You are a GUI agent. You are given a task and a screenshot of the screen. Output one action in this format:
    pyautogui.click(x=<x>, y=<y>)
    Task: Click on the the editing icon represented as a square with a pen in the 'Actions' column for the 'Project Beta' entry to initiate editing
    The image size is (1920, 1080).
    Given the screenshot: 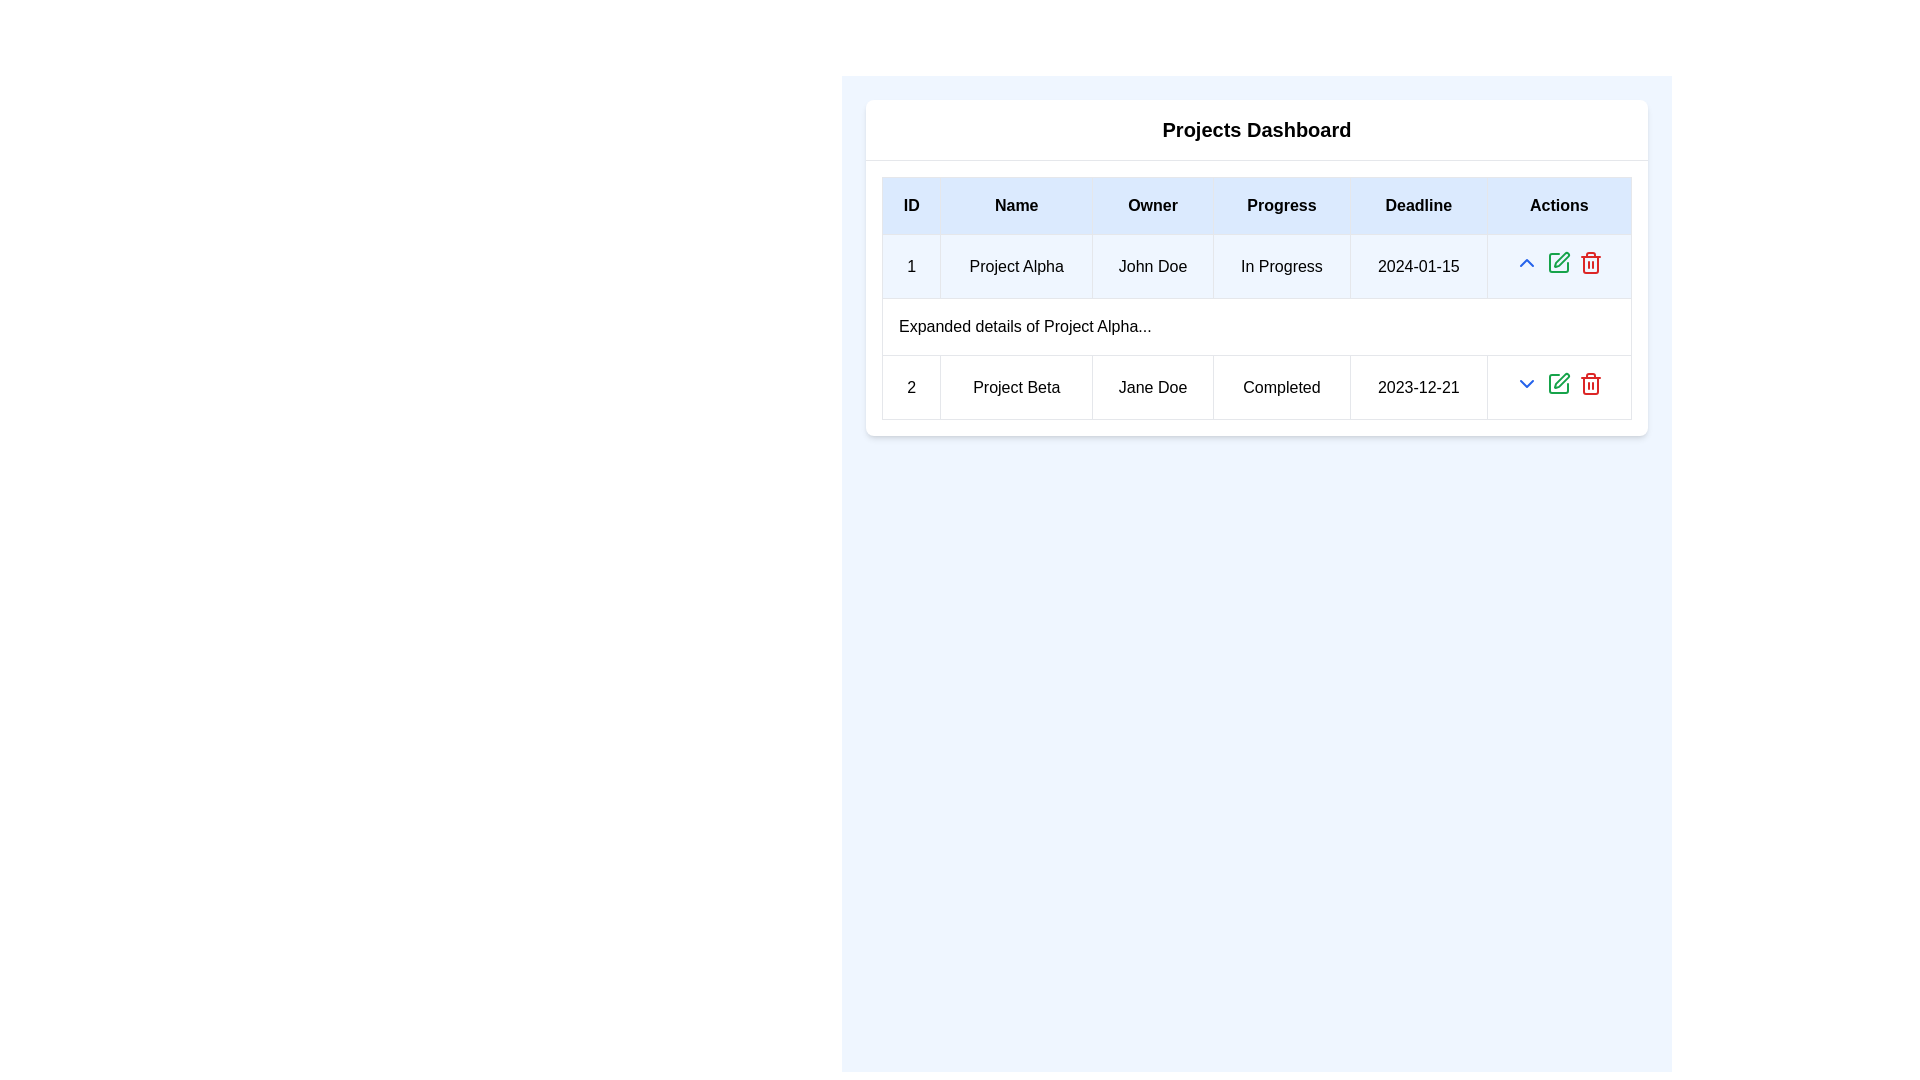 What is the action you would take?
    pyautogui.click(x=1558, y=384)
    